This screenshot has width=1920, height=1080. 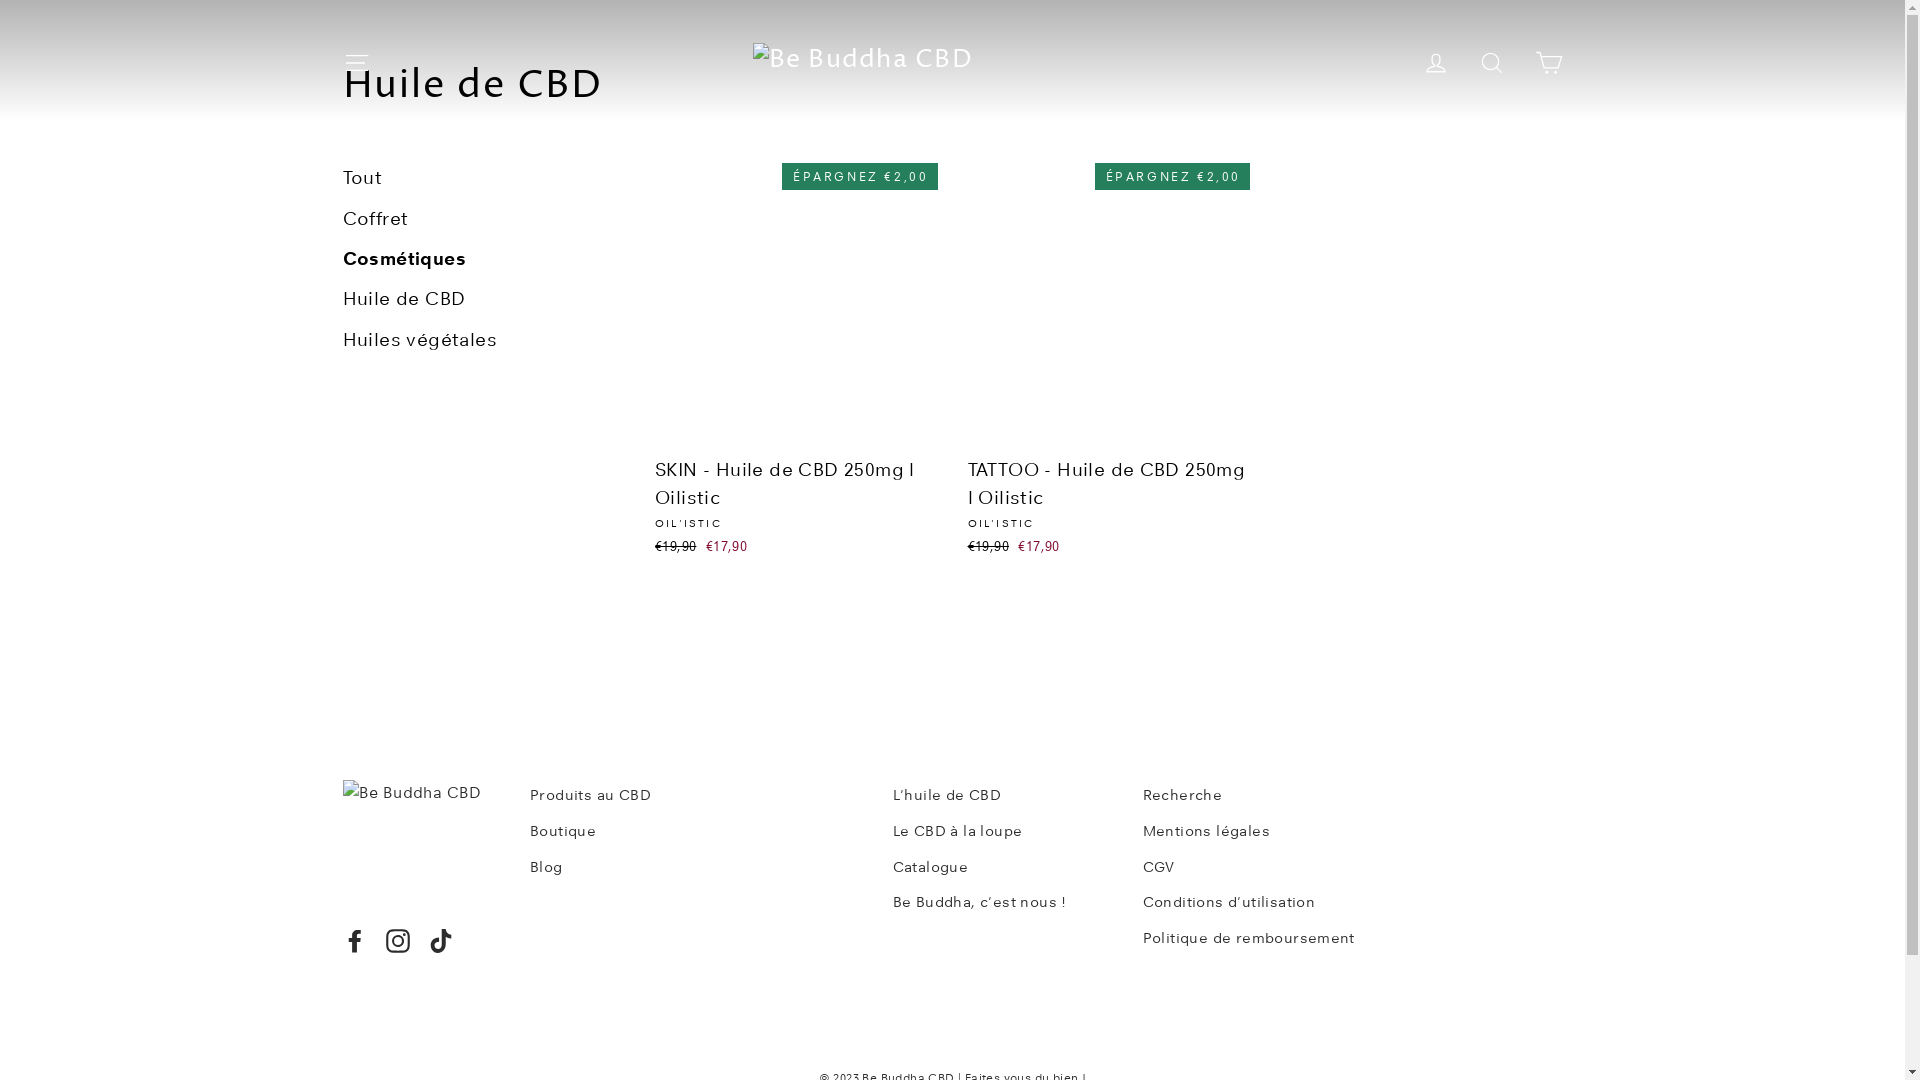 What do you see at coordinates (341, 219) in the screenshot?
I see `'Coffret'` at bounding box center [341, 219].